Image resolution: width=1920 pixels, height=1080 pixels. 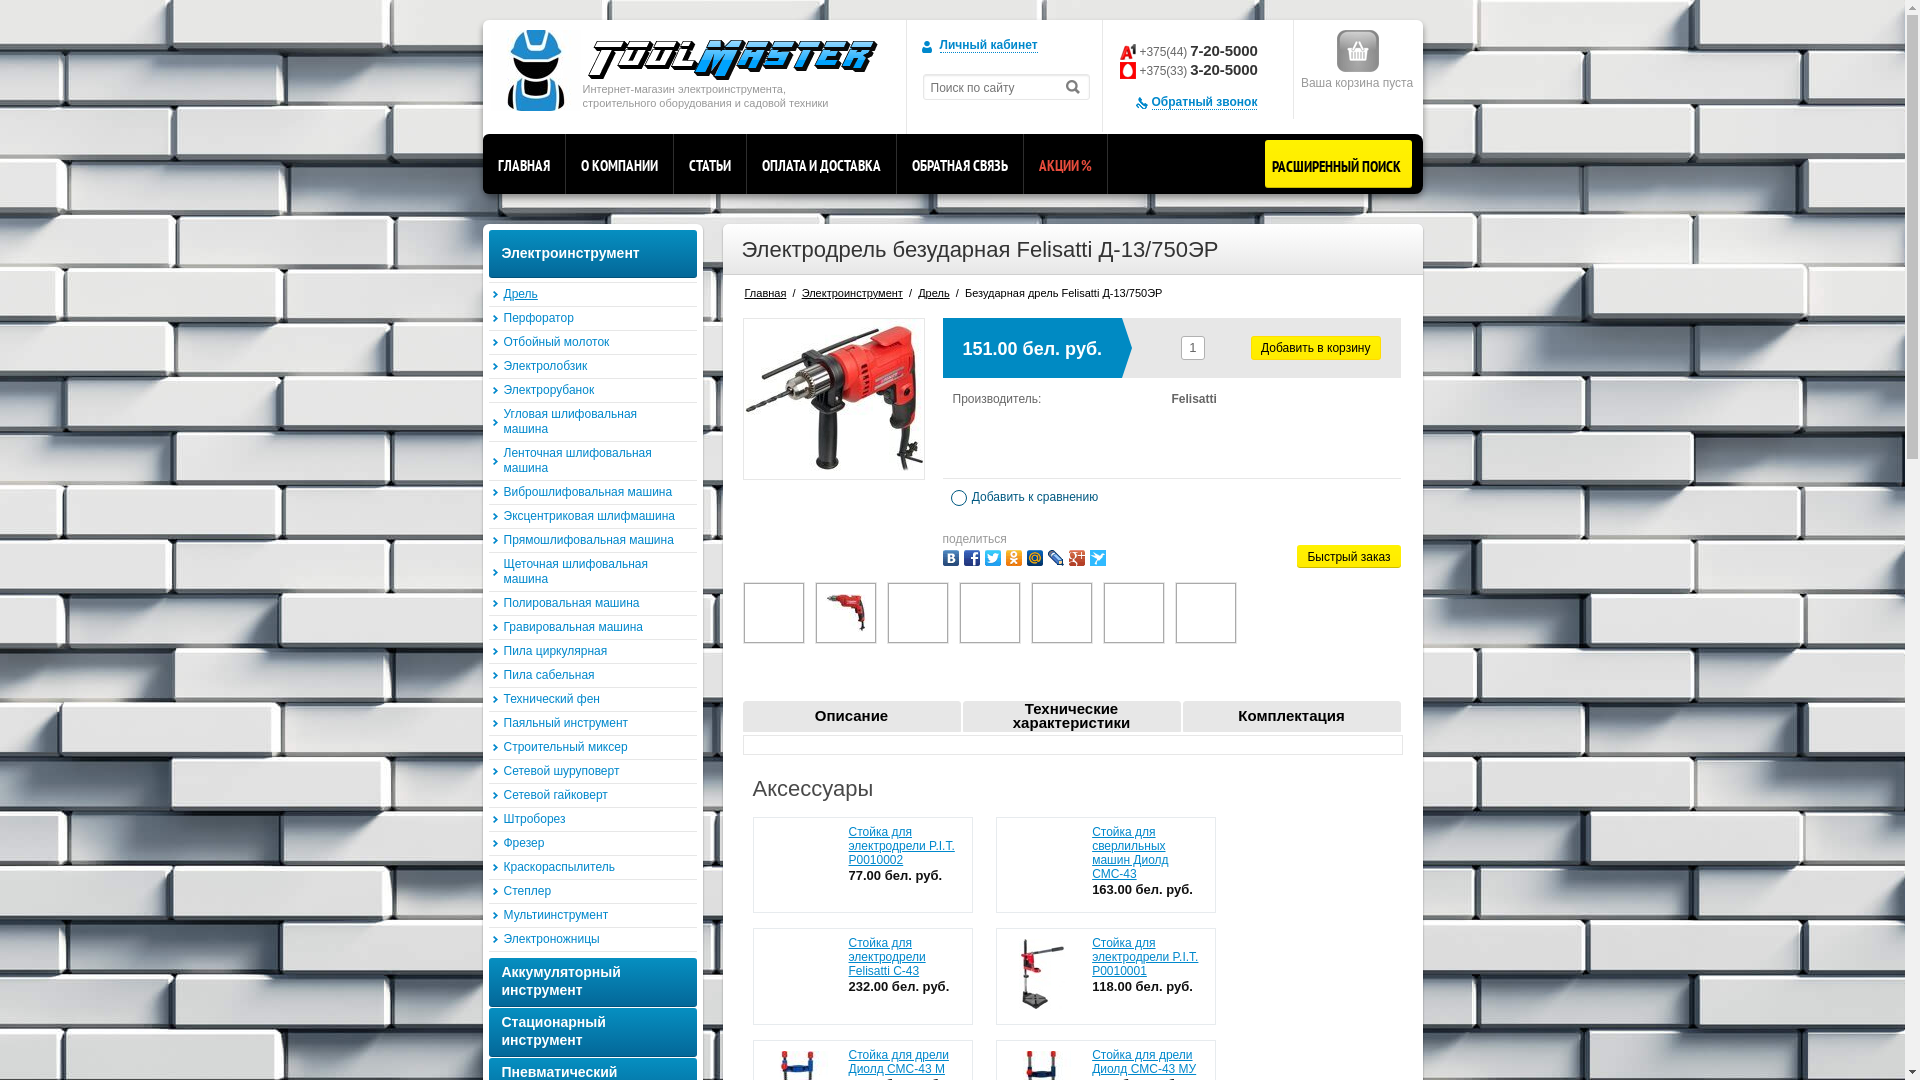 I want to click on 'Google Plus', so click(x=1074, y=558).